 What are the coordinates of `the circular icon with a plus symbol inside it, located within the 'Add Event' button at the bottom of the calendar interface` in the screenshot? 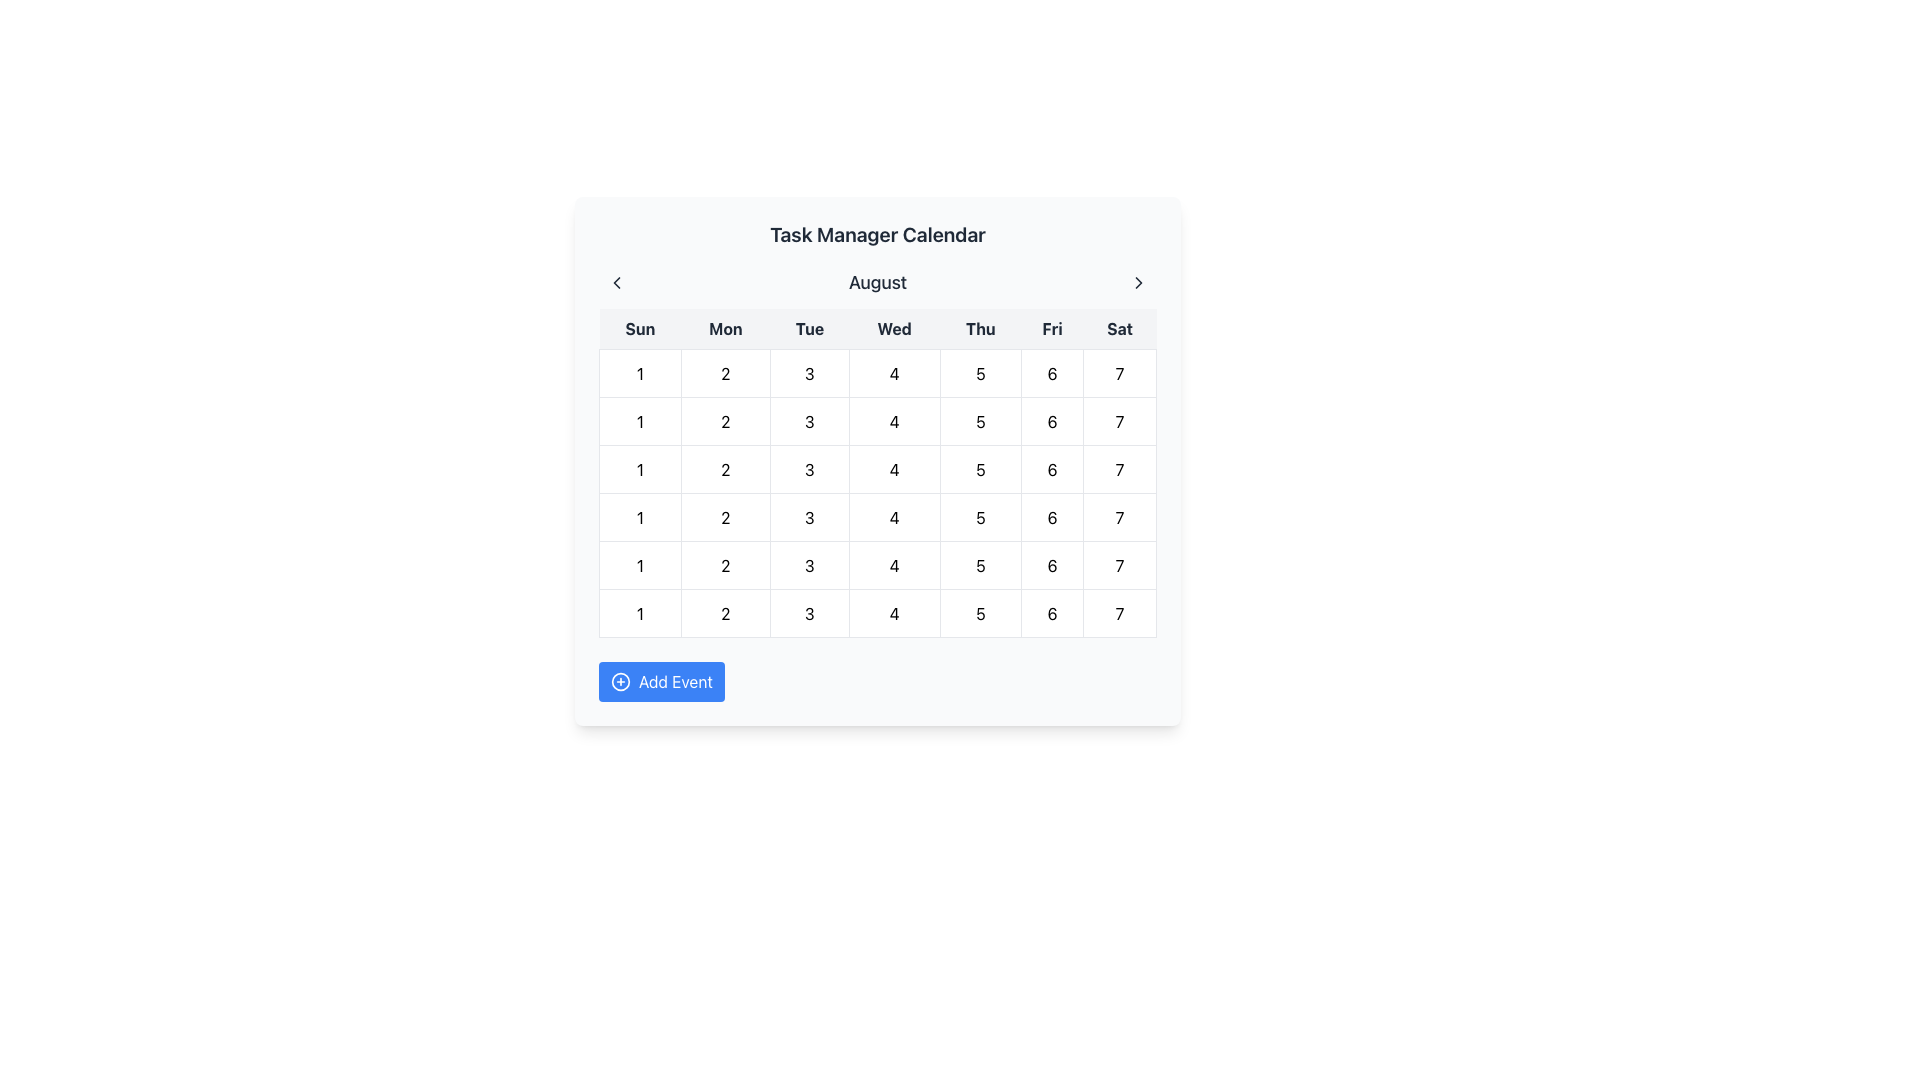 It's located at (619, 681).